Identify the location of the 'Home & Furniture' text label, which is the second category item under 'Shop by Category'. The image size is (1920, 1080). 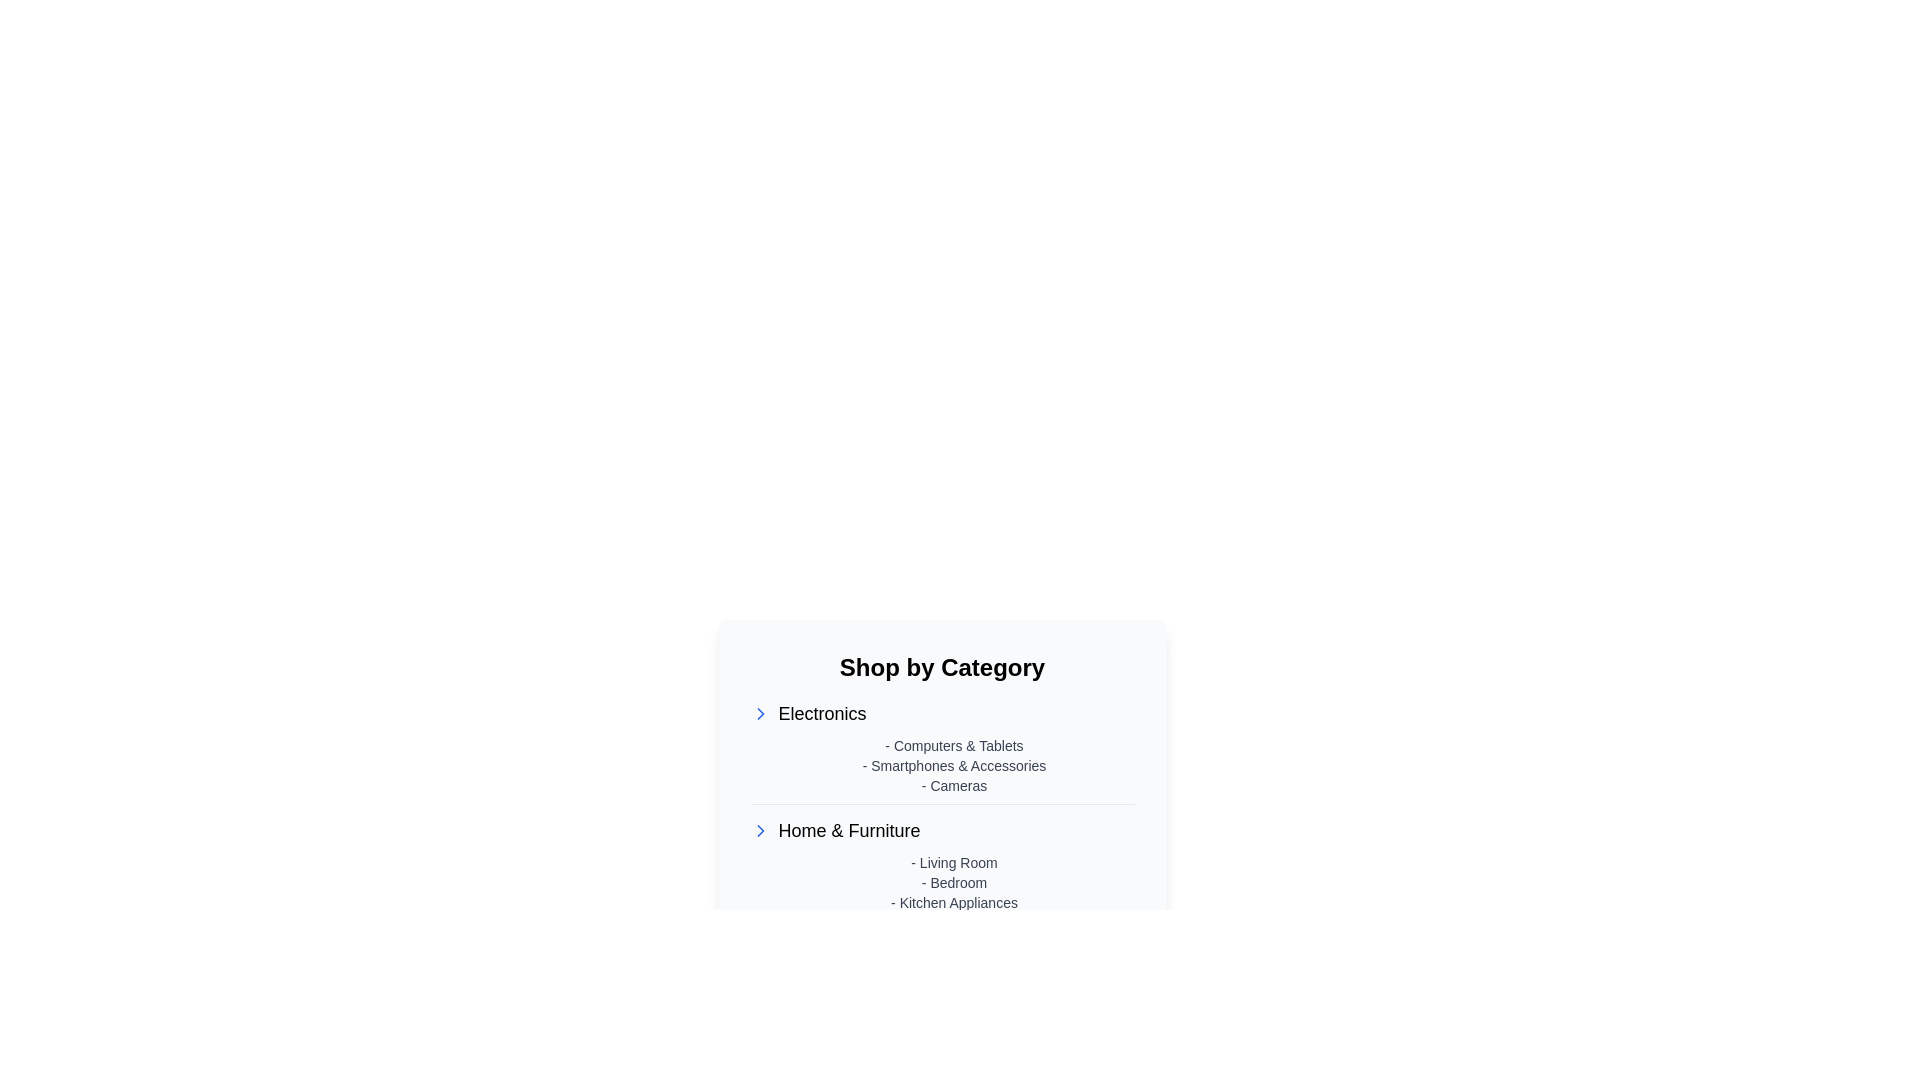
(849, 830).